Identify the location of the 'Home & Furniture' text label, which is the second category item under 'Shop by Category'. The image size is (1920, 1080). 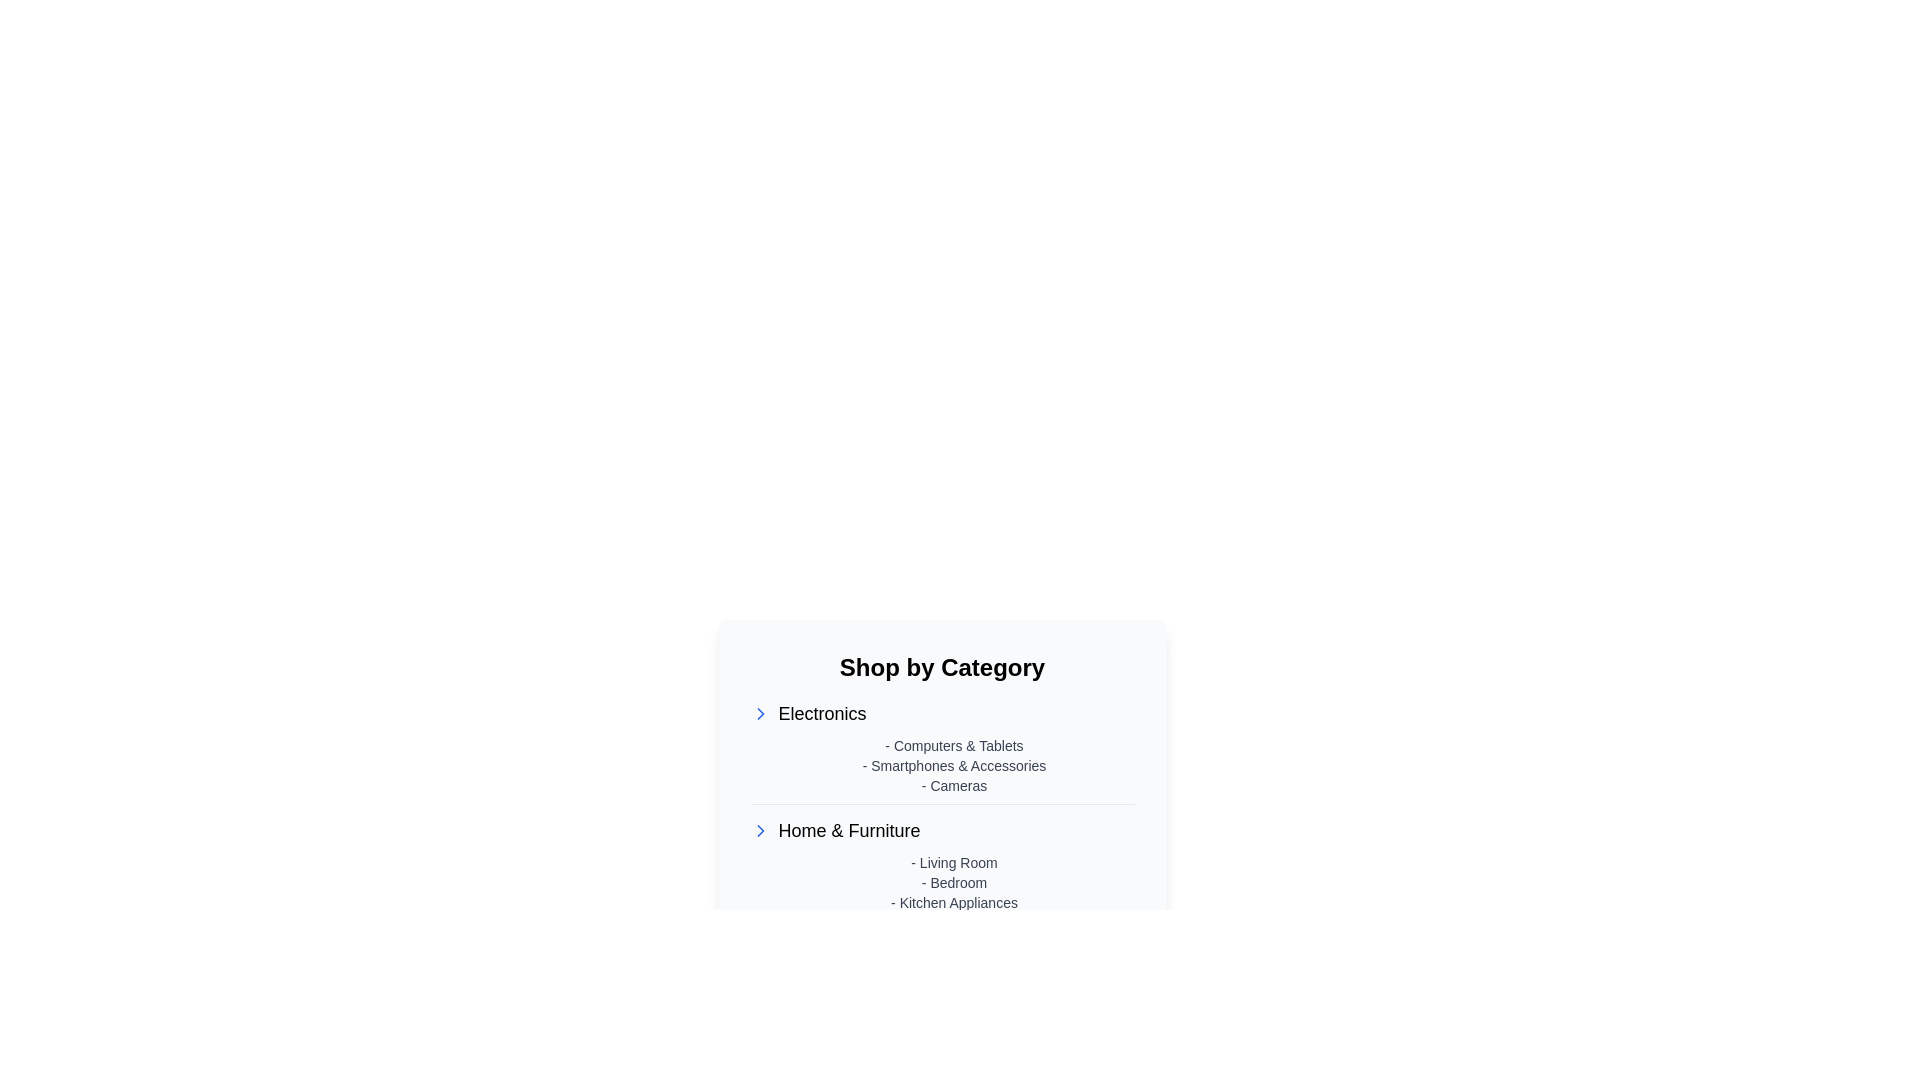
(849, 830).